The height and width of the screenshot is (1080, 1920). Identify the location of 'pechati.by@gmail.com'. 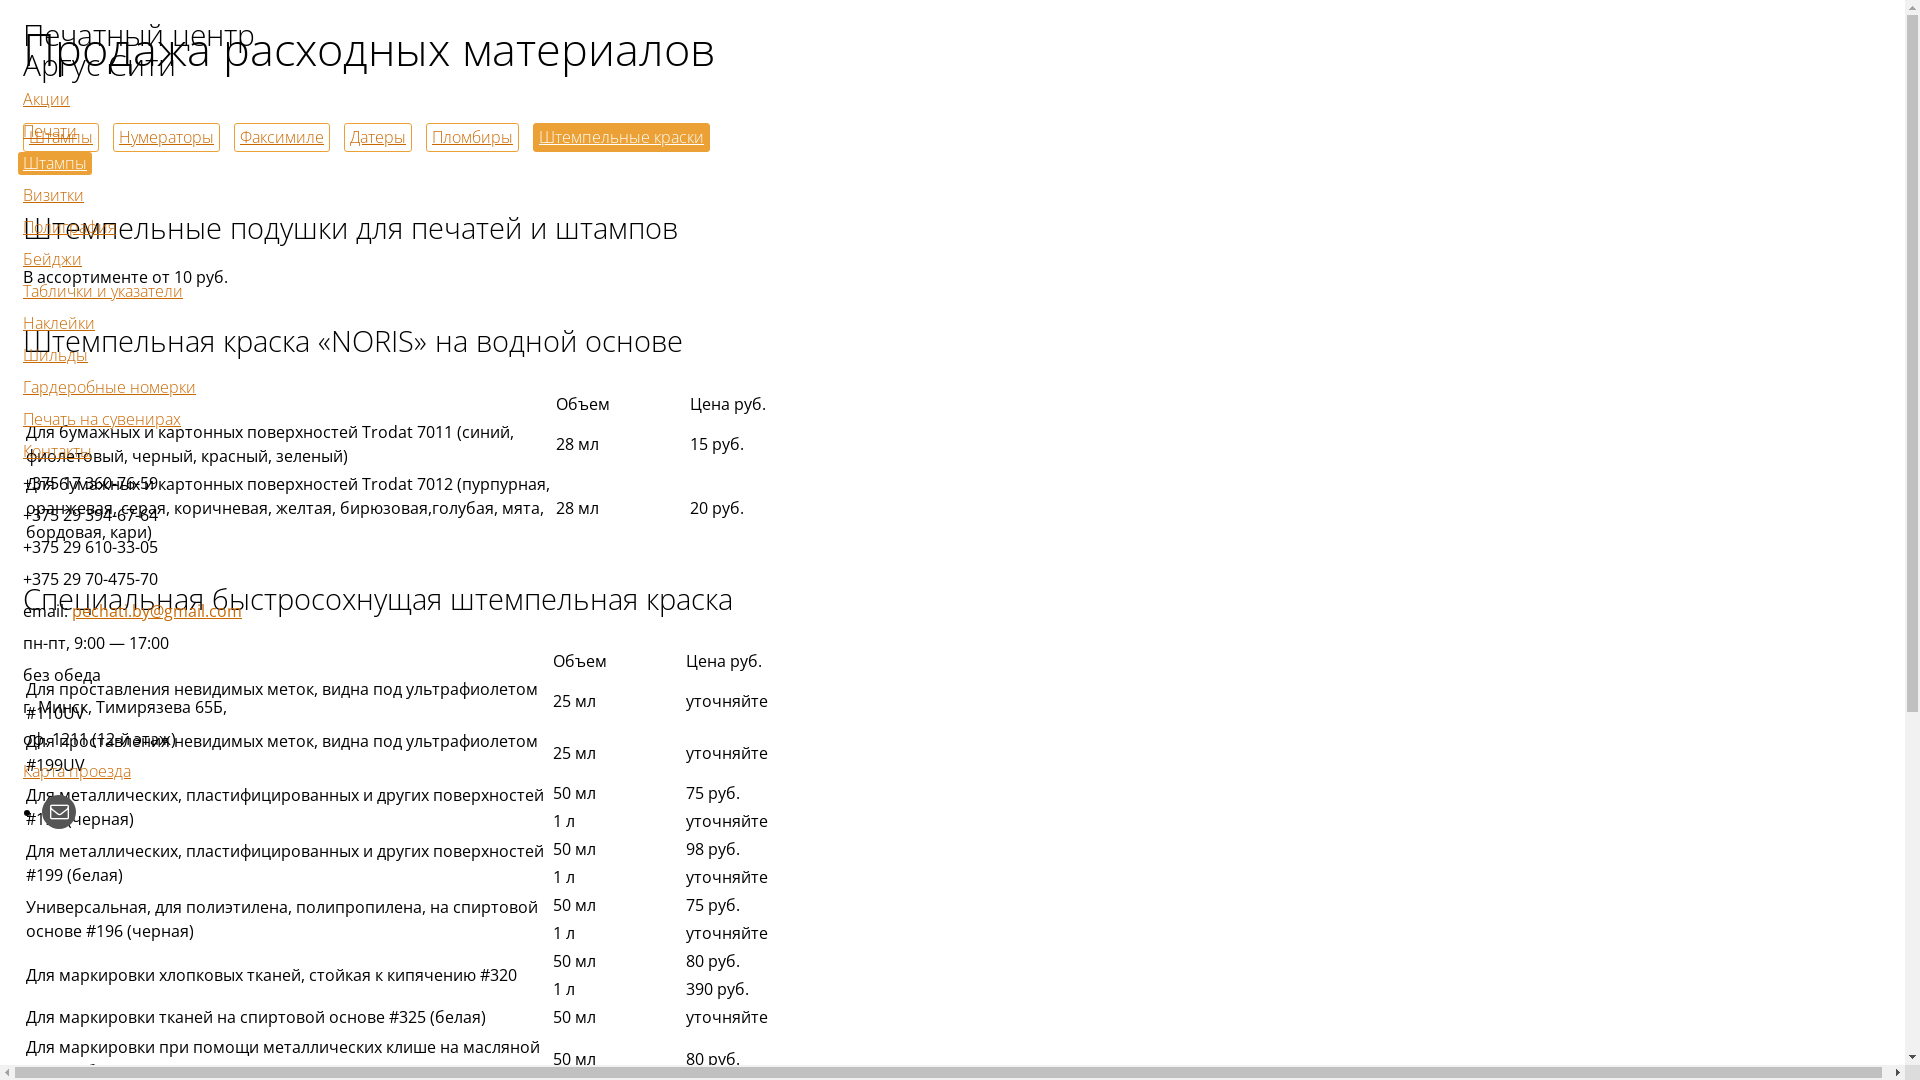
(72, 609).